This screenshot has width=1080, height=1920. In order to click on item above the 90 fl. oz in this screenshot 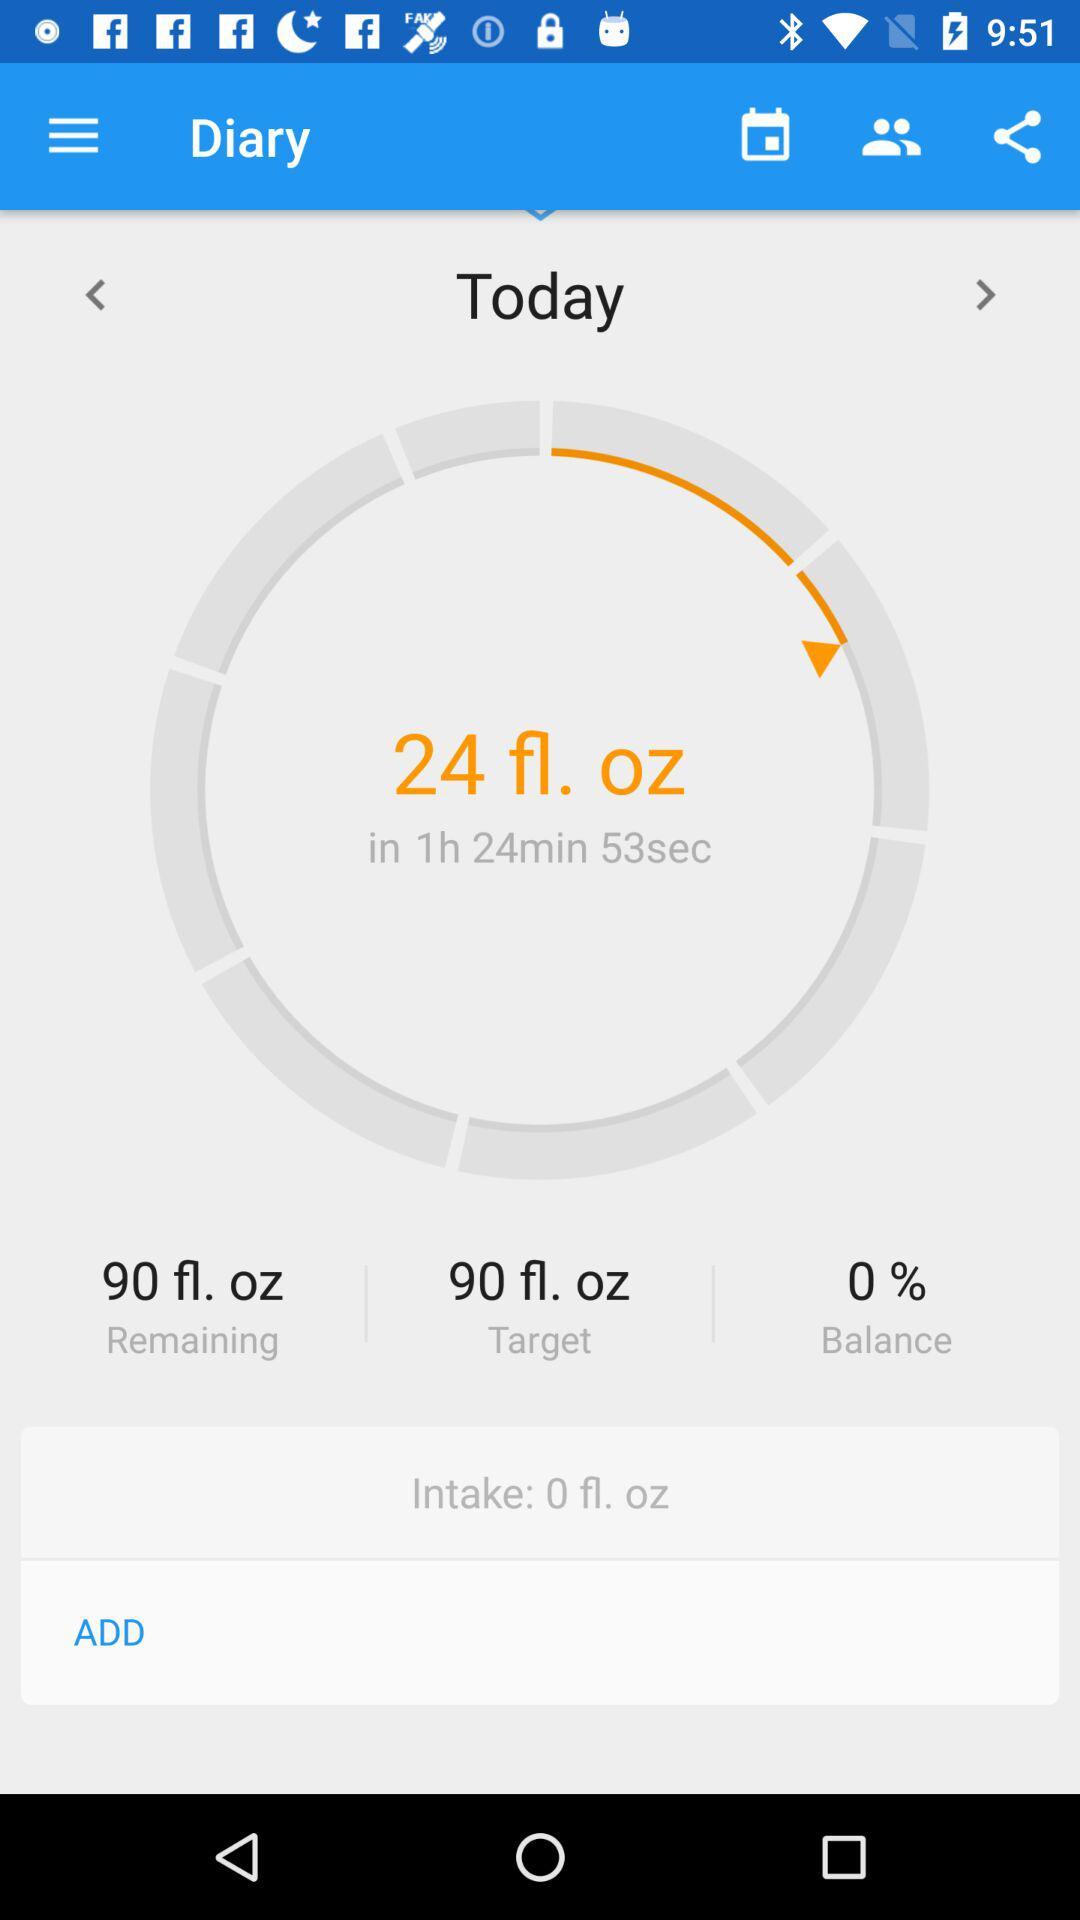, I will do `click(538, 789)`.